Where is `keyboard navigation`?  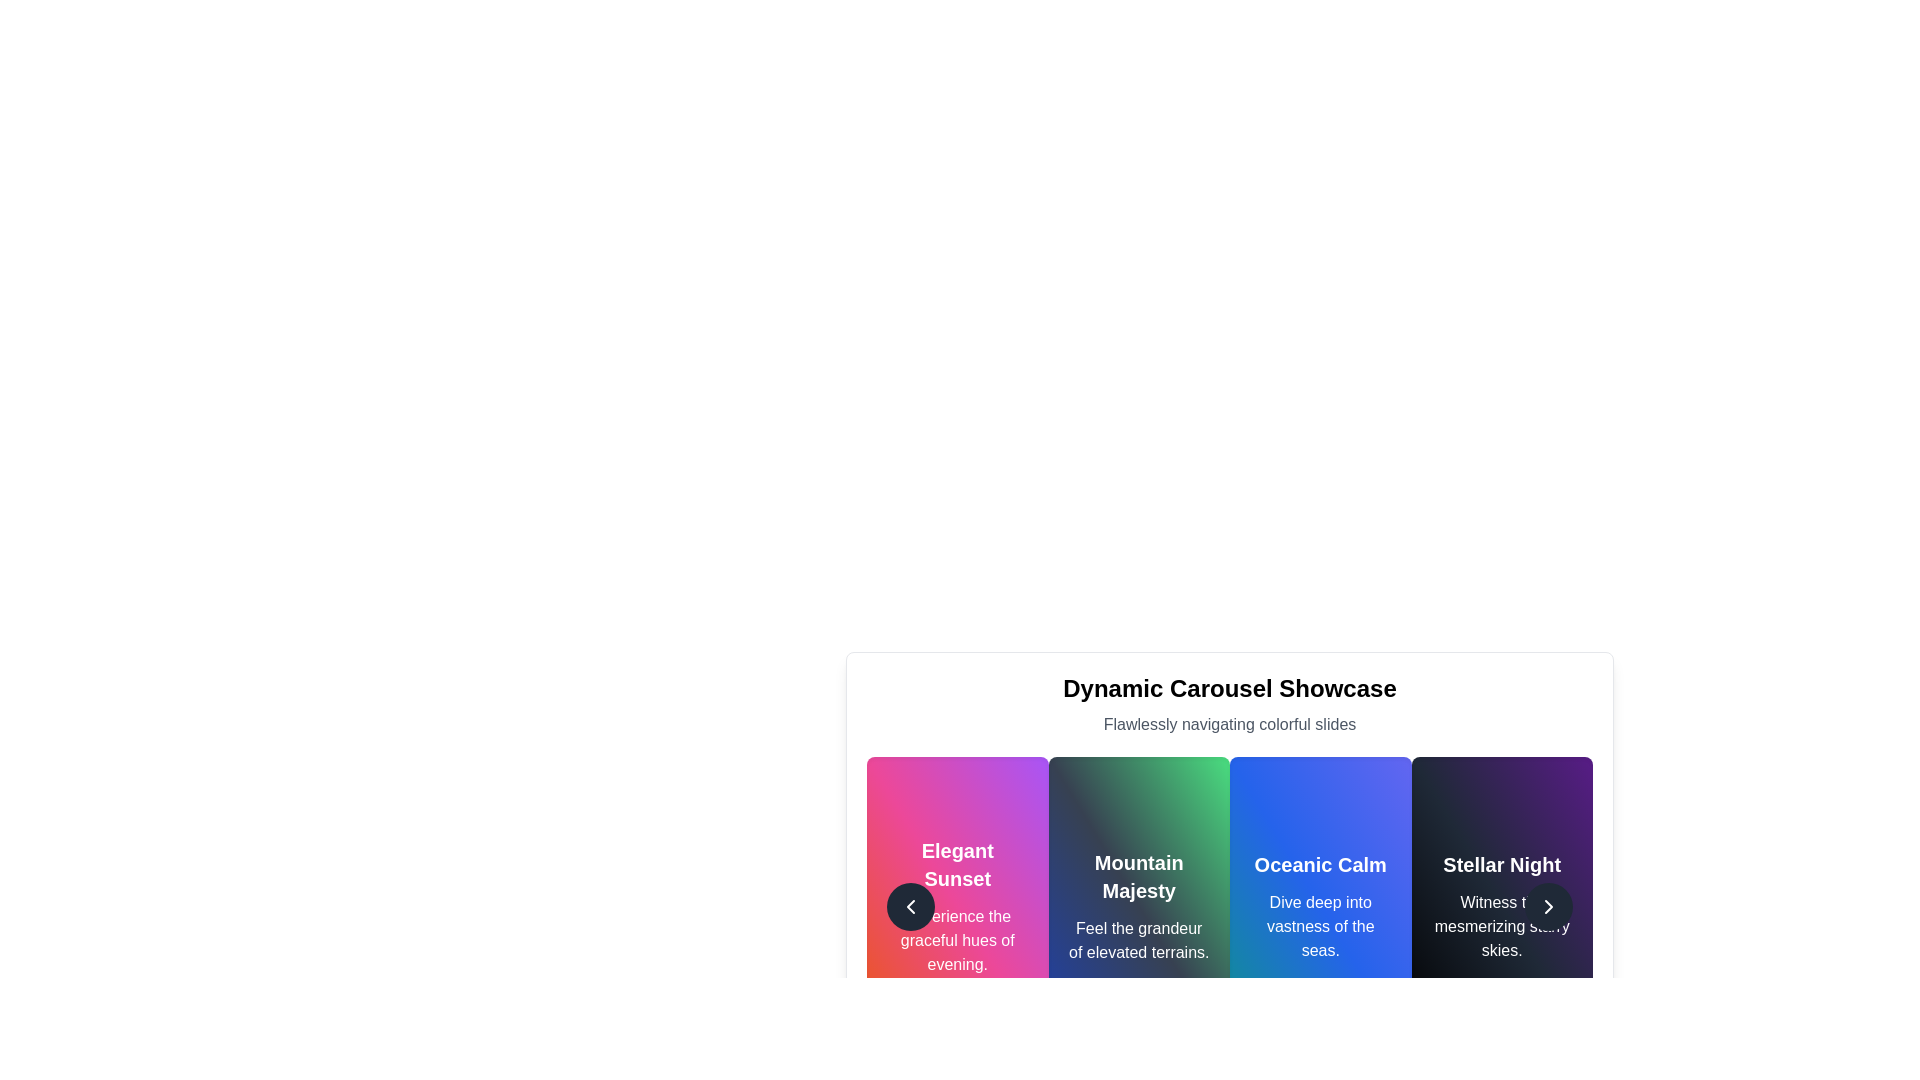
keyboard navigation is located at coordinates (1139, 906).